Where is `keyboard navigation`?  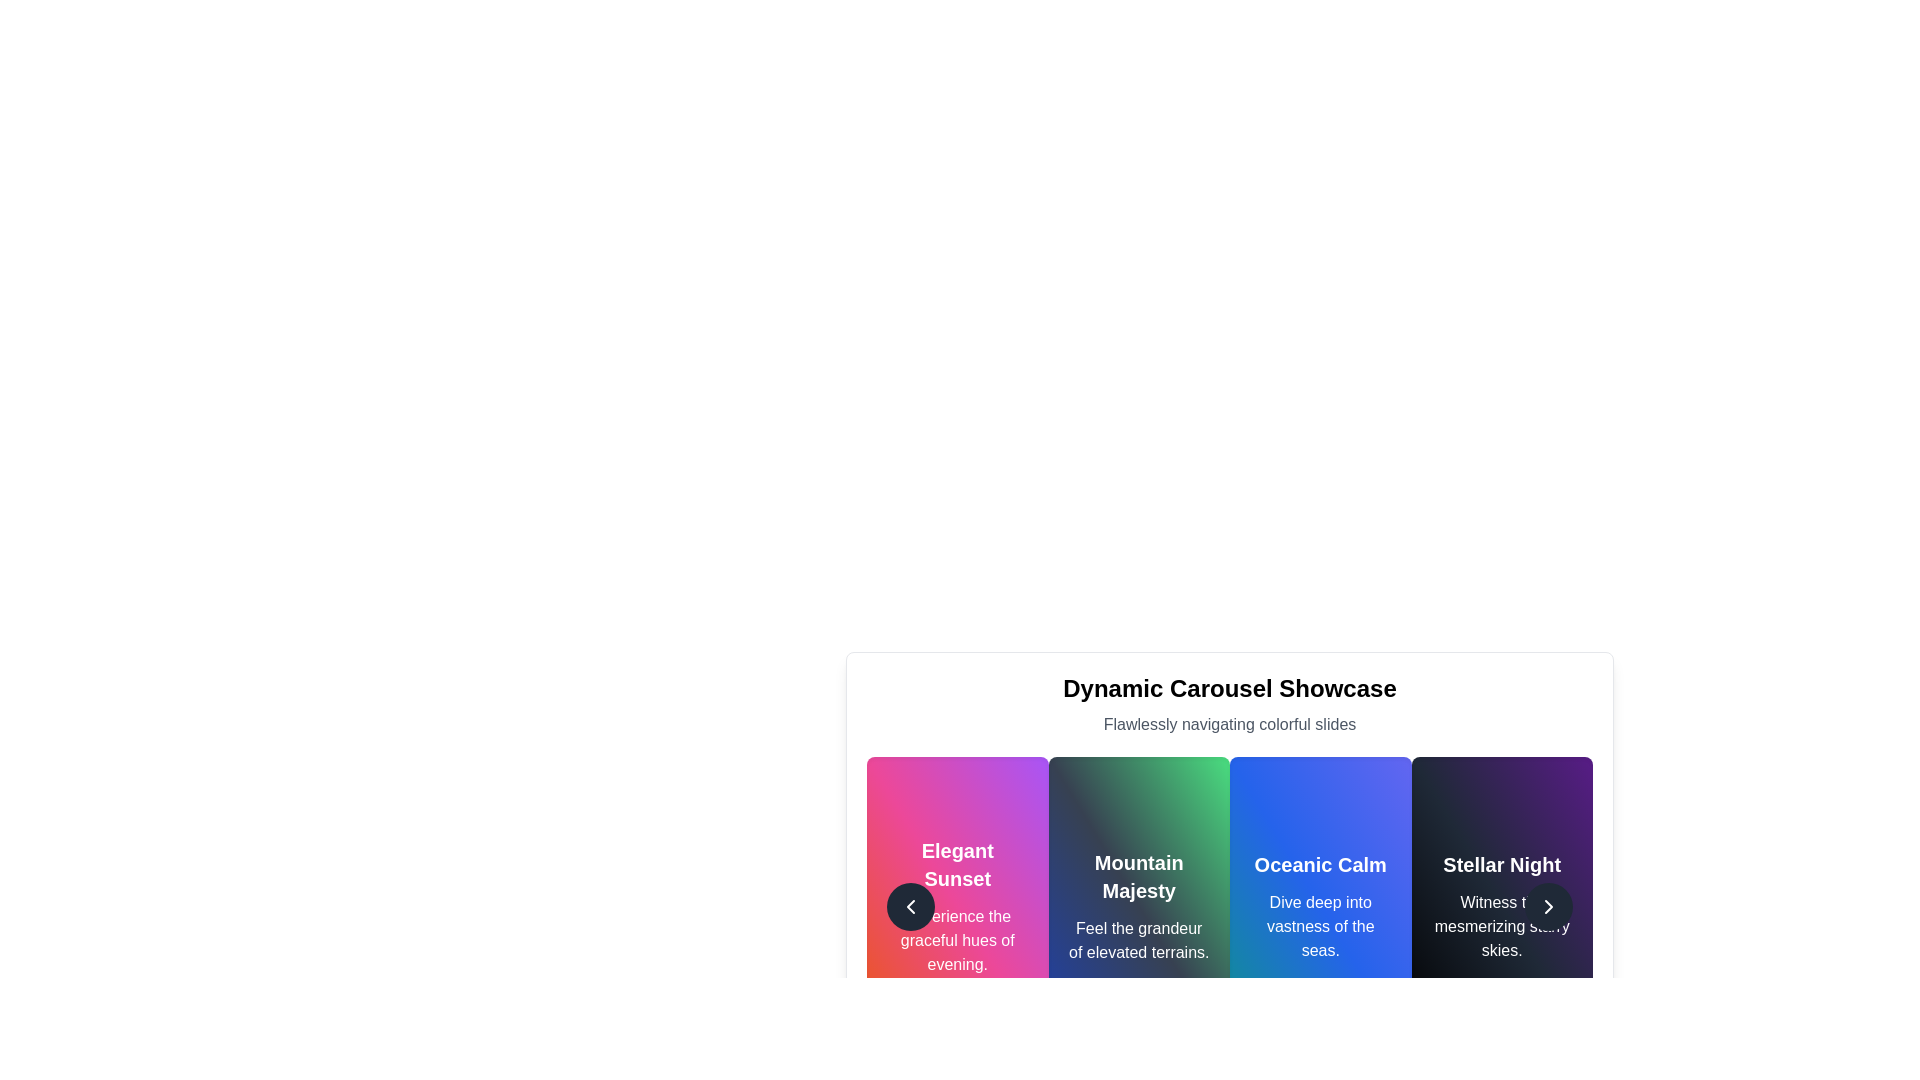
keyboard navigation is located at coordinates (1139, 906).